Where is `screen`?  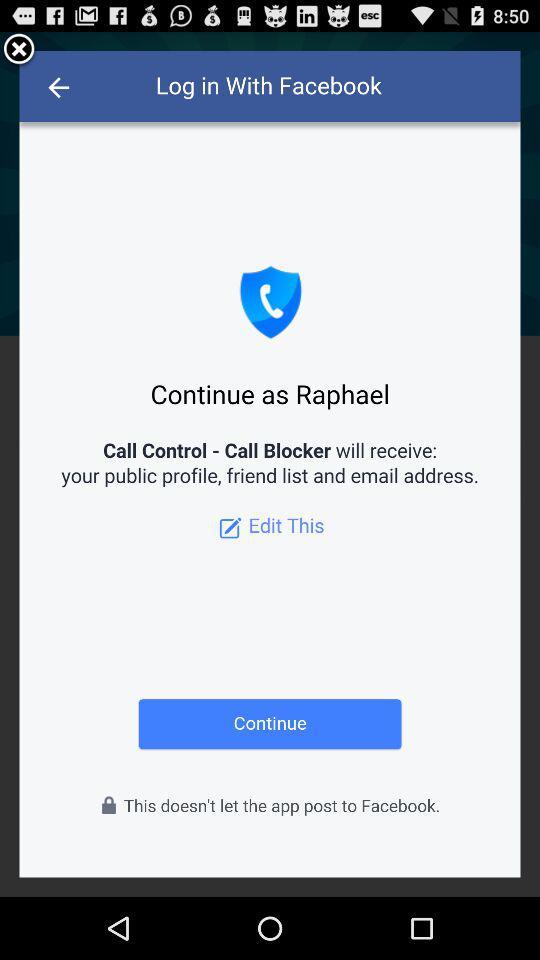 screen is located at coordinates (18, 49).